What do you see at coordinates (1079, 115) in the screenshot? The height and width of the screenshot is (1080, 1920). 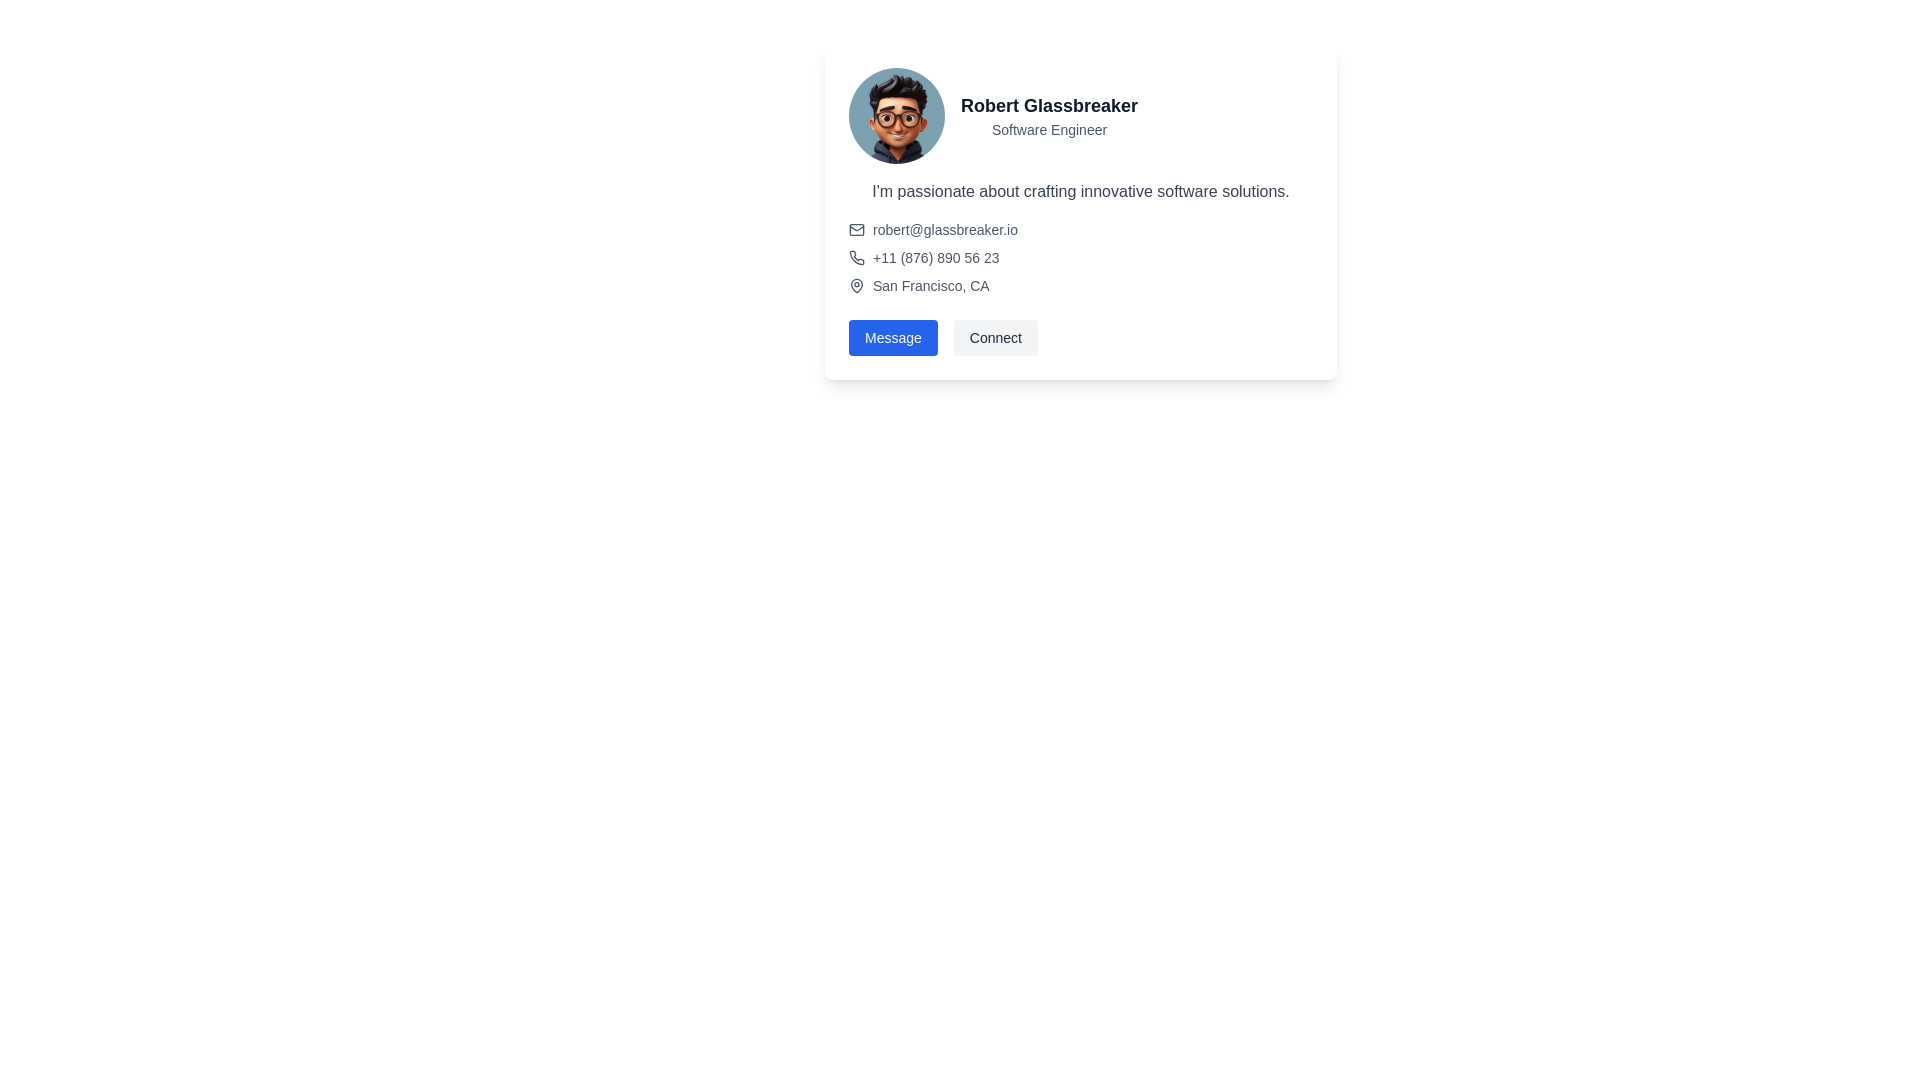 I see `the header section containing the profile picture and textual information` at bounding box center [1079, 115].